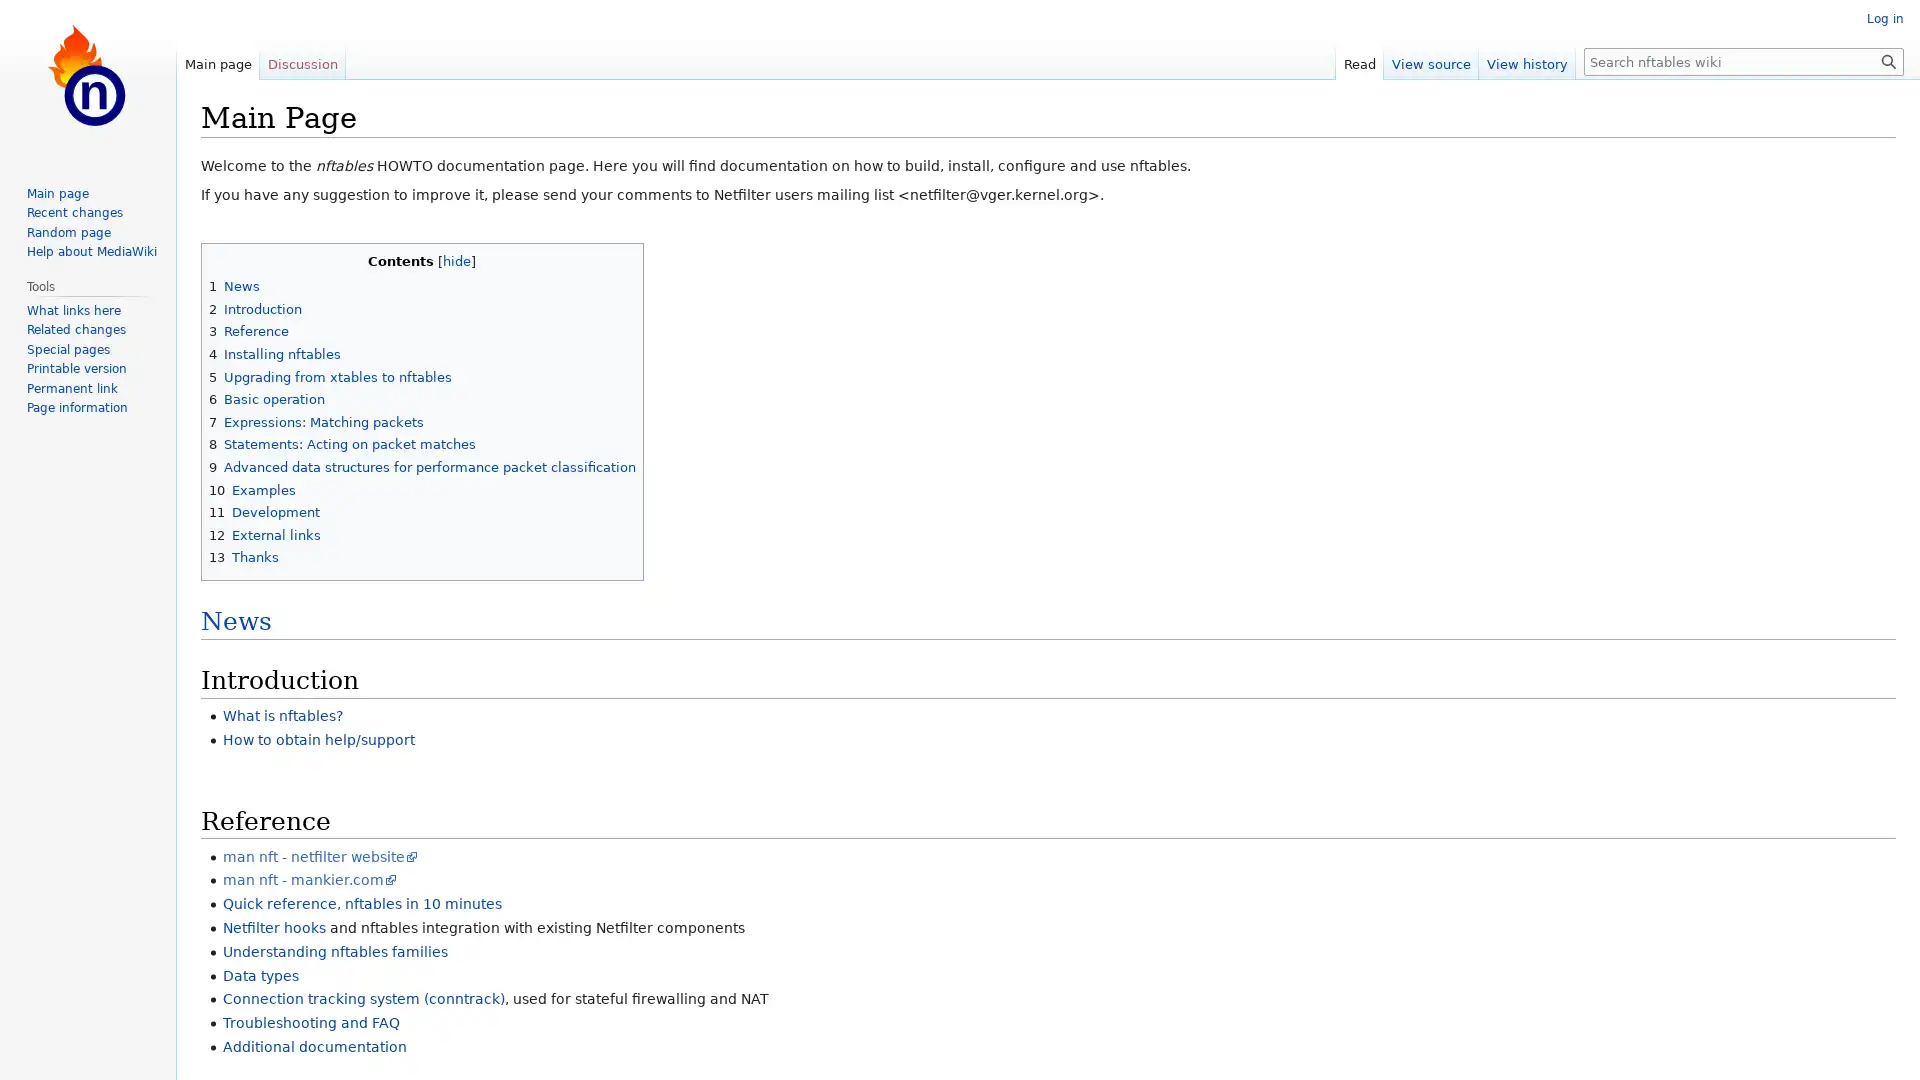 The image size is (1920, 1080). Describe the element at coordinates (1888, 60) in the screenshot. I see `Go` at that location.